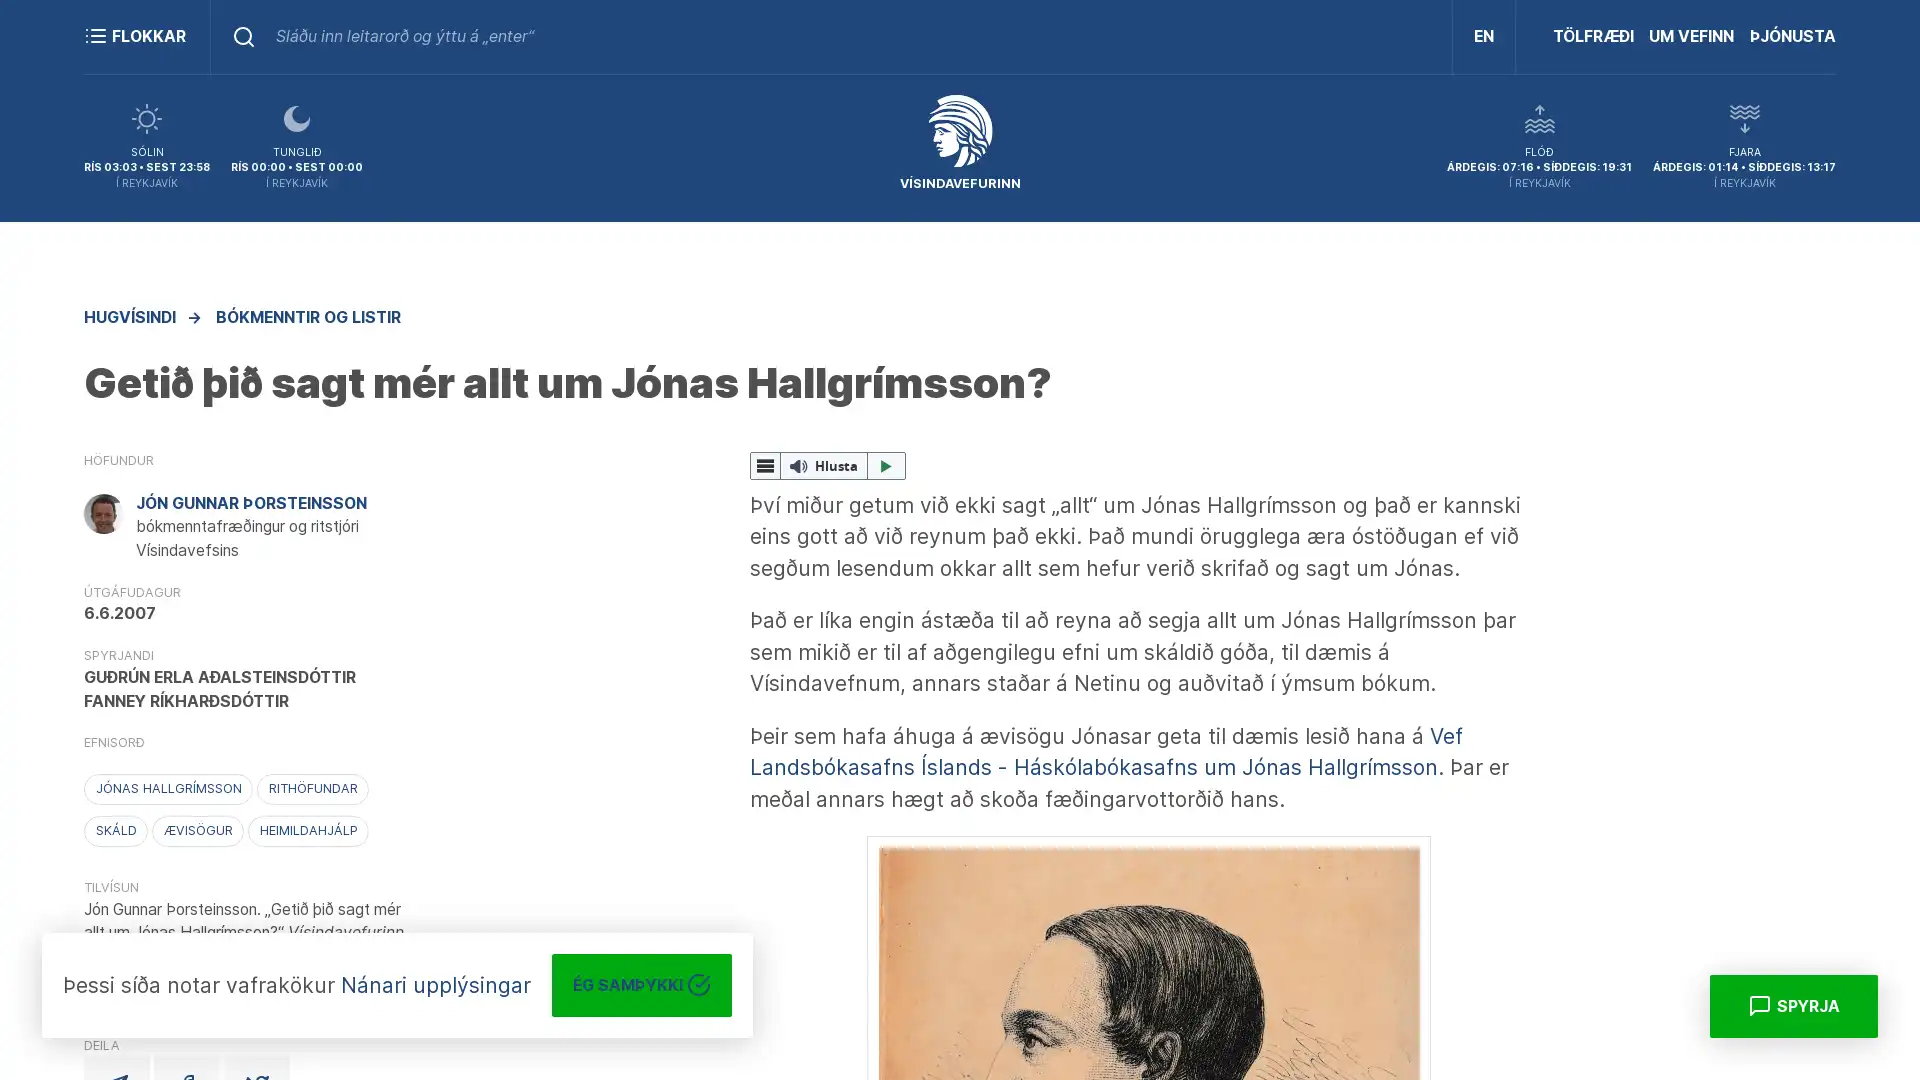  I want to click on webReader valmynd, so click(765, 465).